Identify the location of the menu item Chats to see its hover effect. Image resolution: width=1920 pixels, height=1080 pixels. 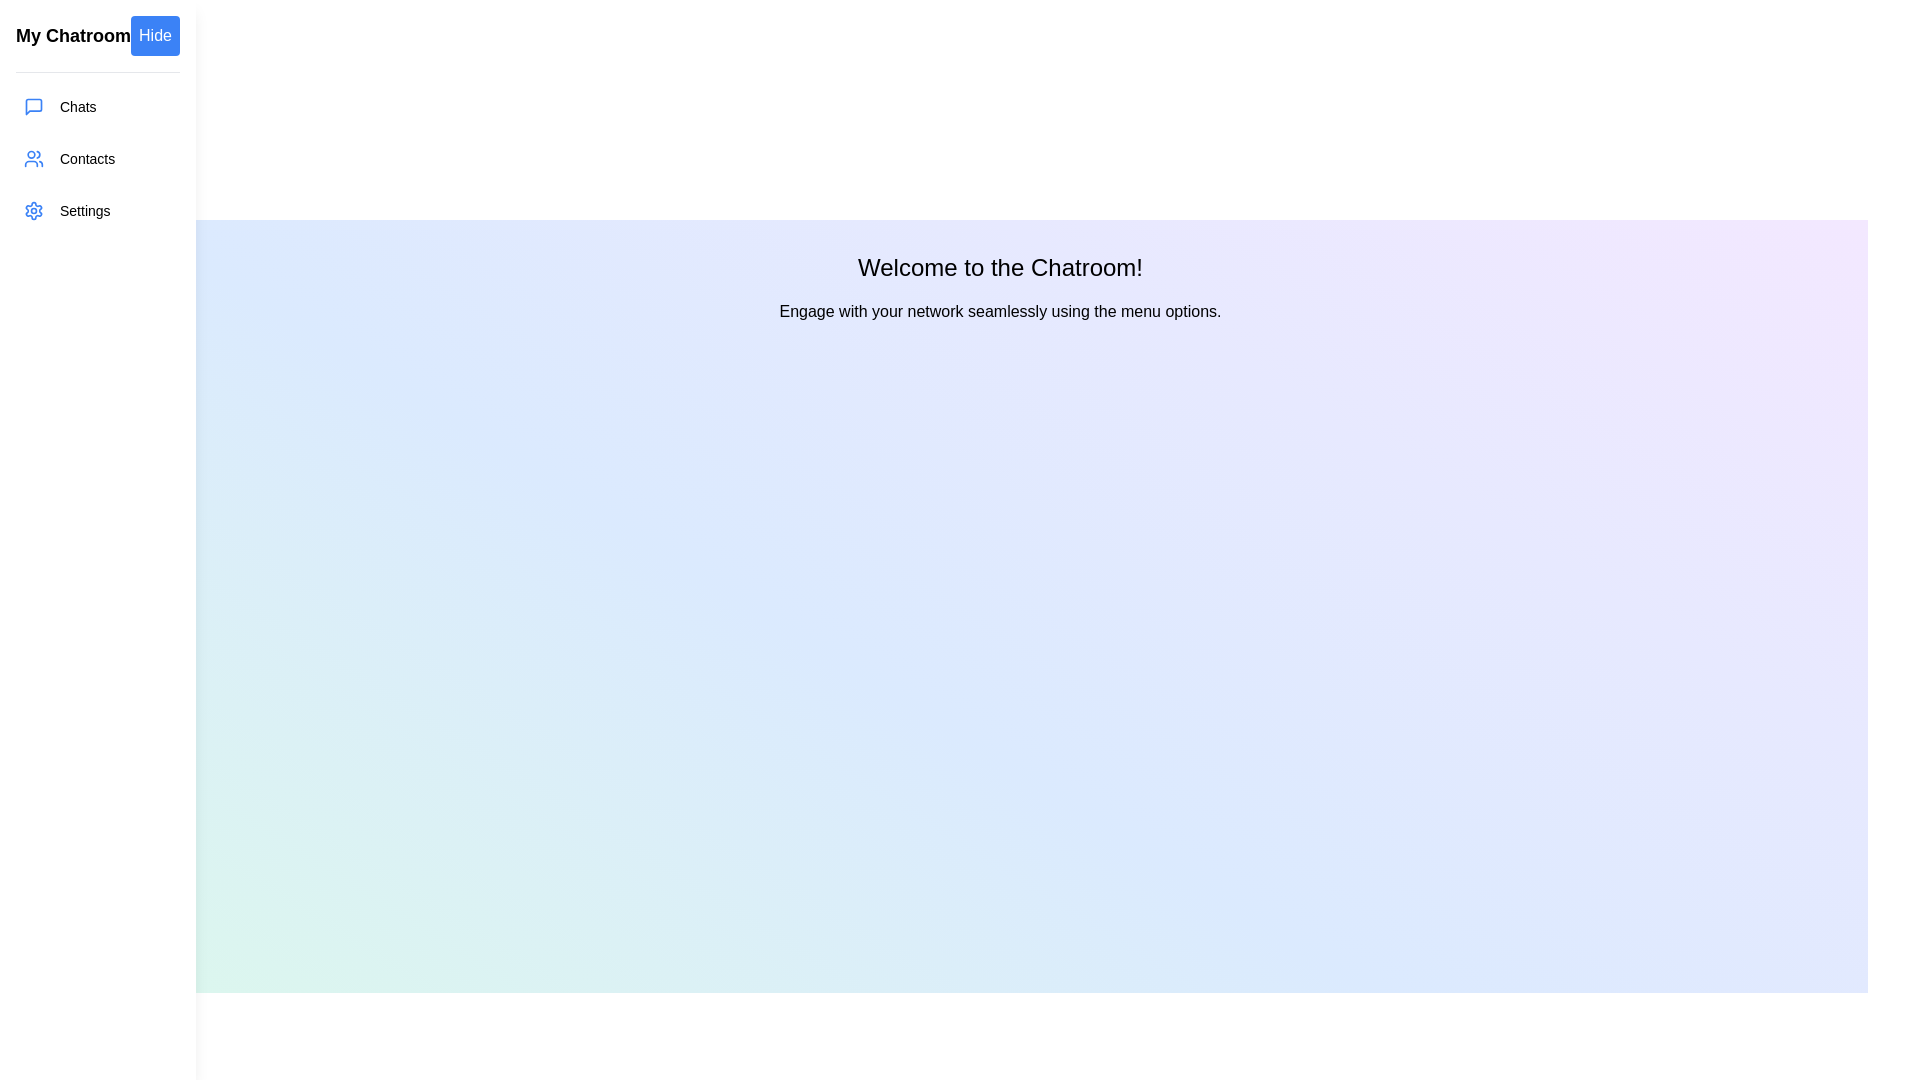
(96, 107).